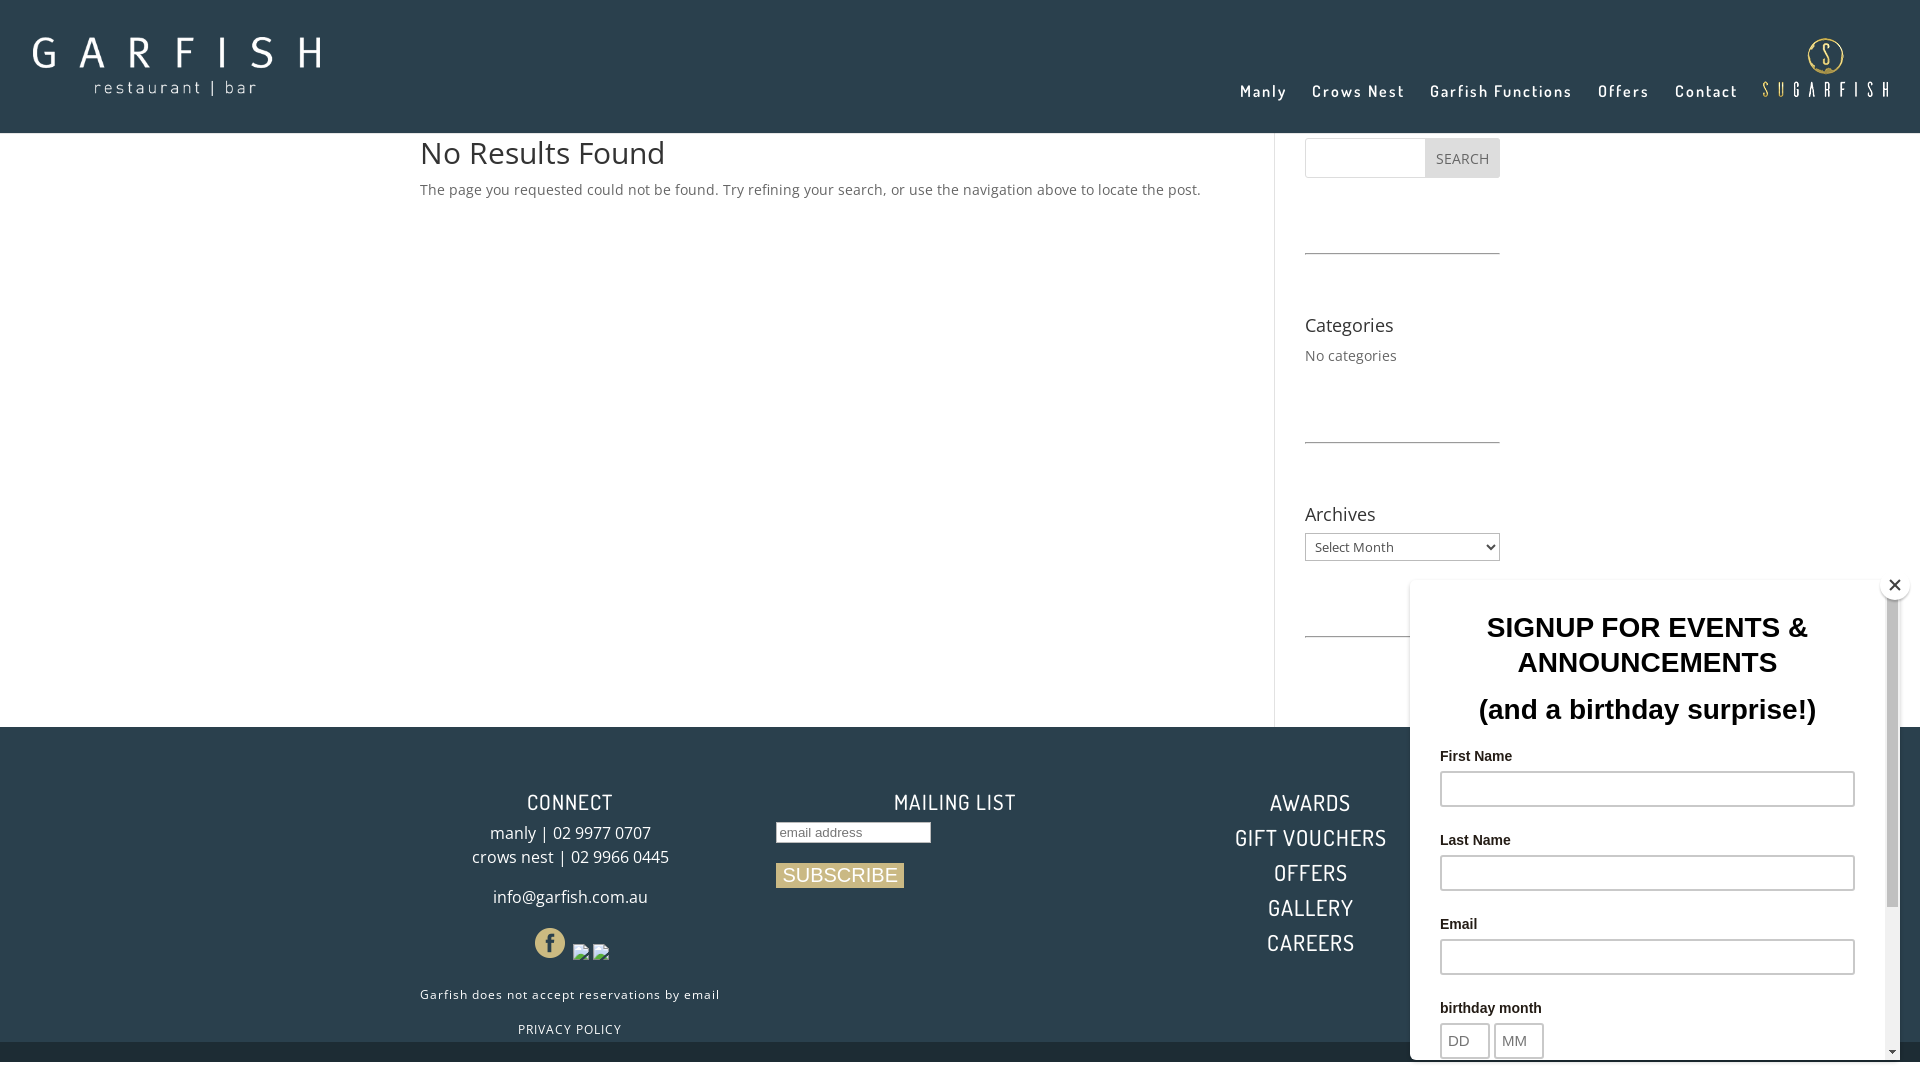  Describe the element at coordinates (1310, 801) in the screenshot. I see `'AWARDS'` at that location.